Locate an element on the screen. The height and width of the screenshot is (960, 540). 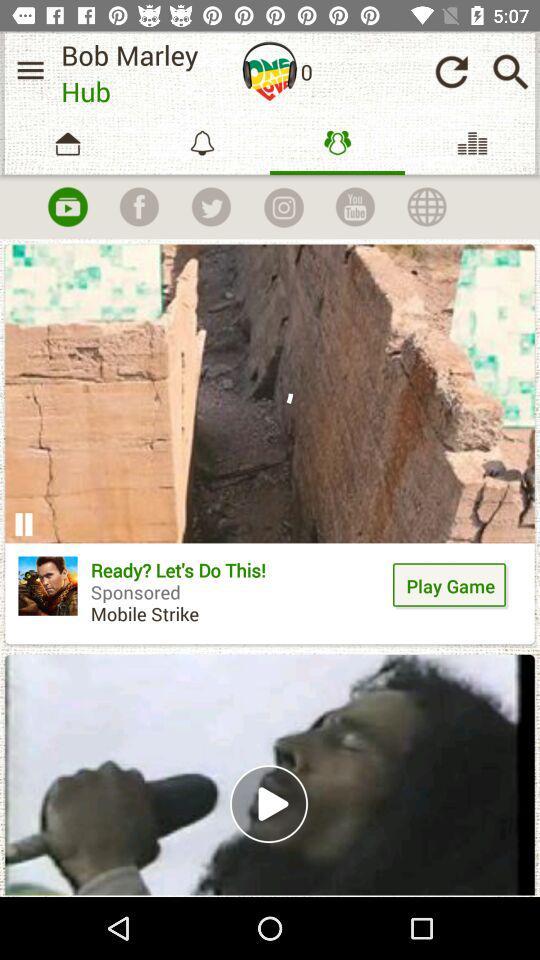
icon next to the 0 icon is located at coordinates (270, 71).